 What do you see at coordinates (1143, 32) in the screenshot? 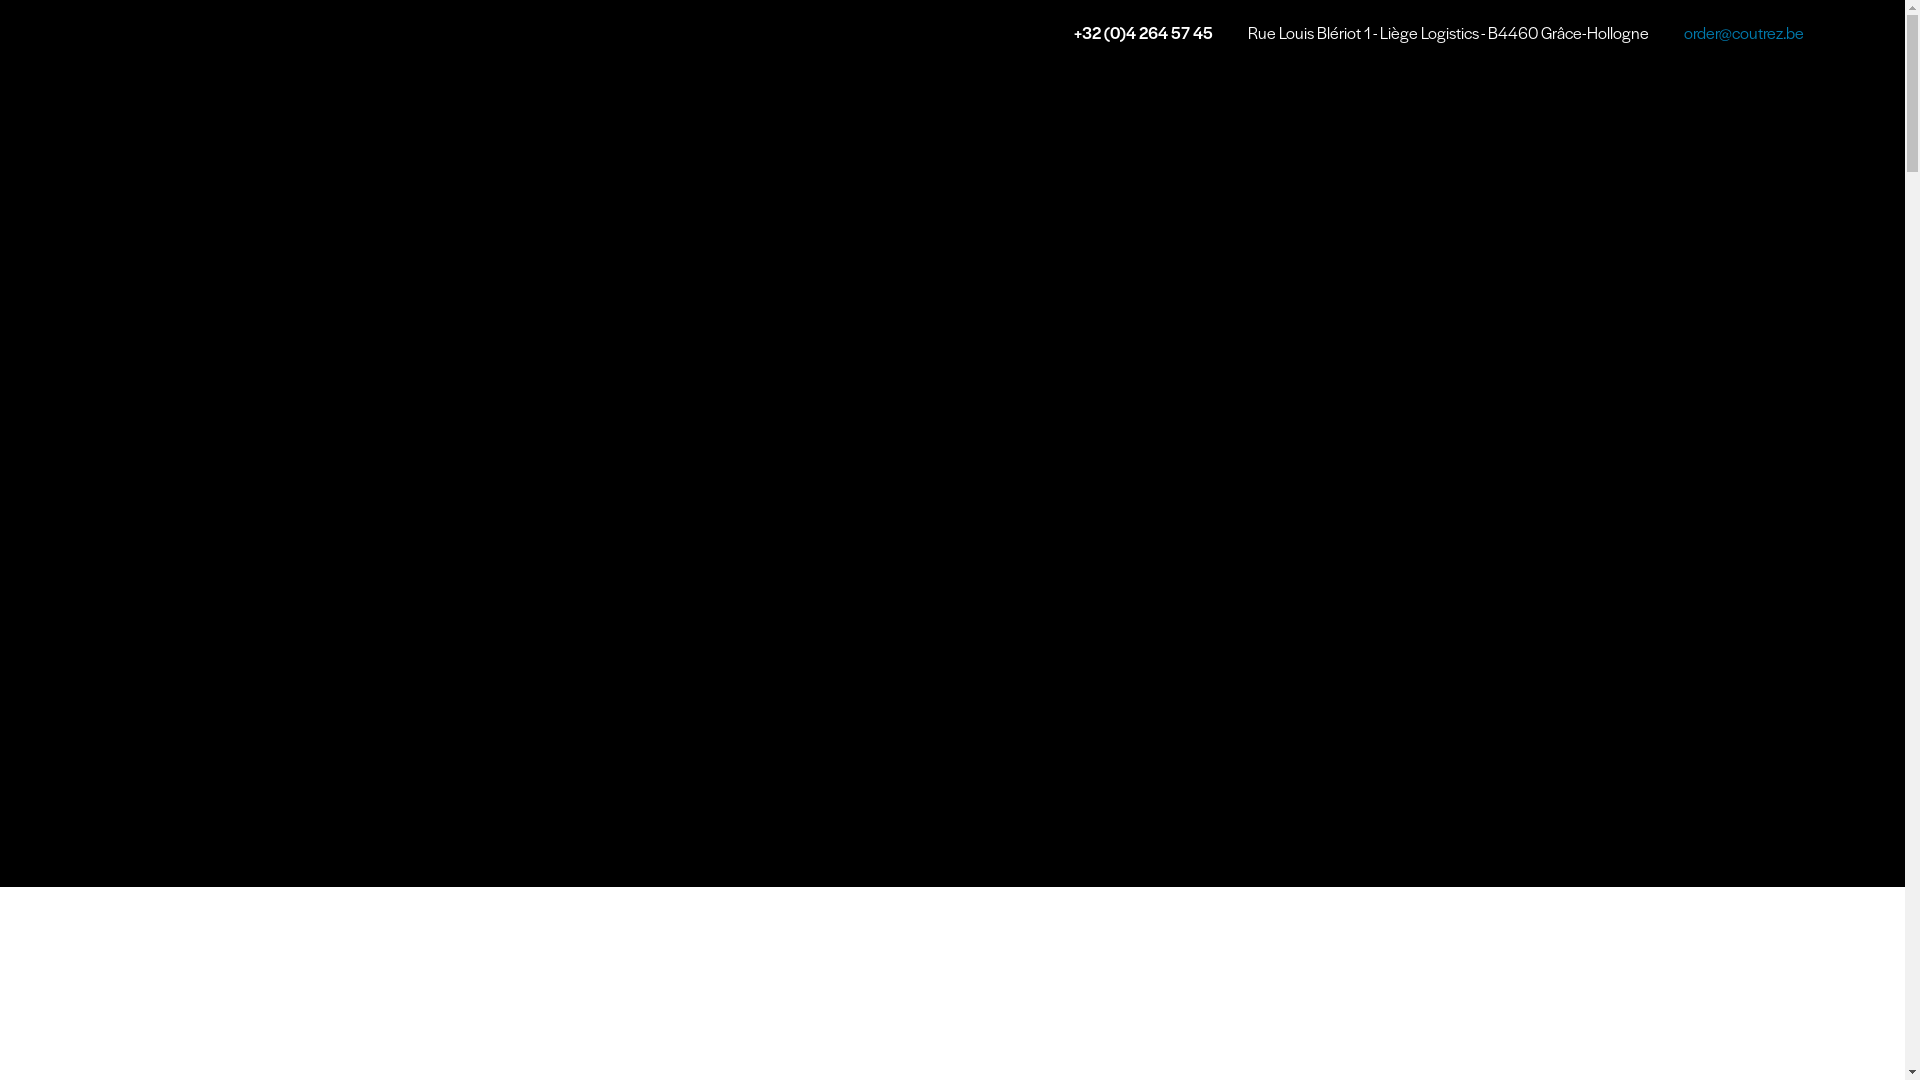
I see `'+32 (0)4 264 57 45'` at bounding box center [1143, 32].